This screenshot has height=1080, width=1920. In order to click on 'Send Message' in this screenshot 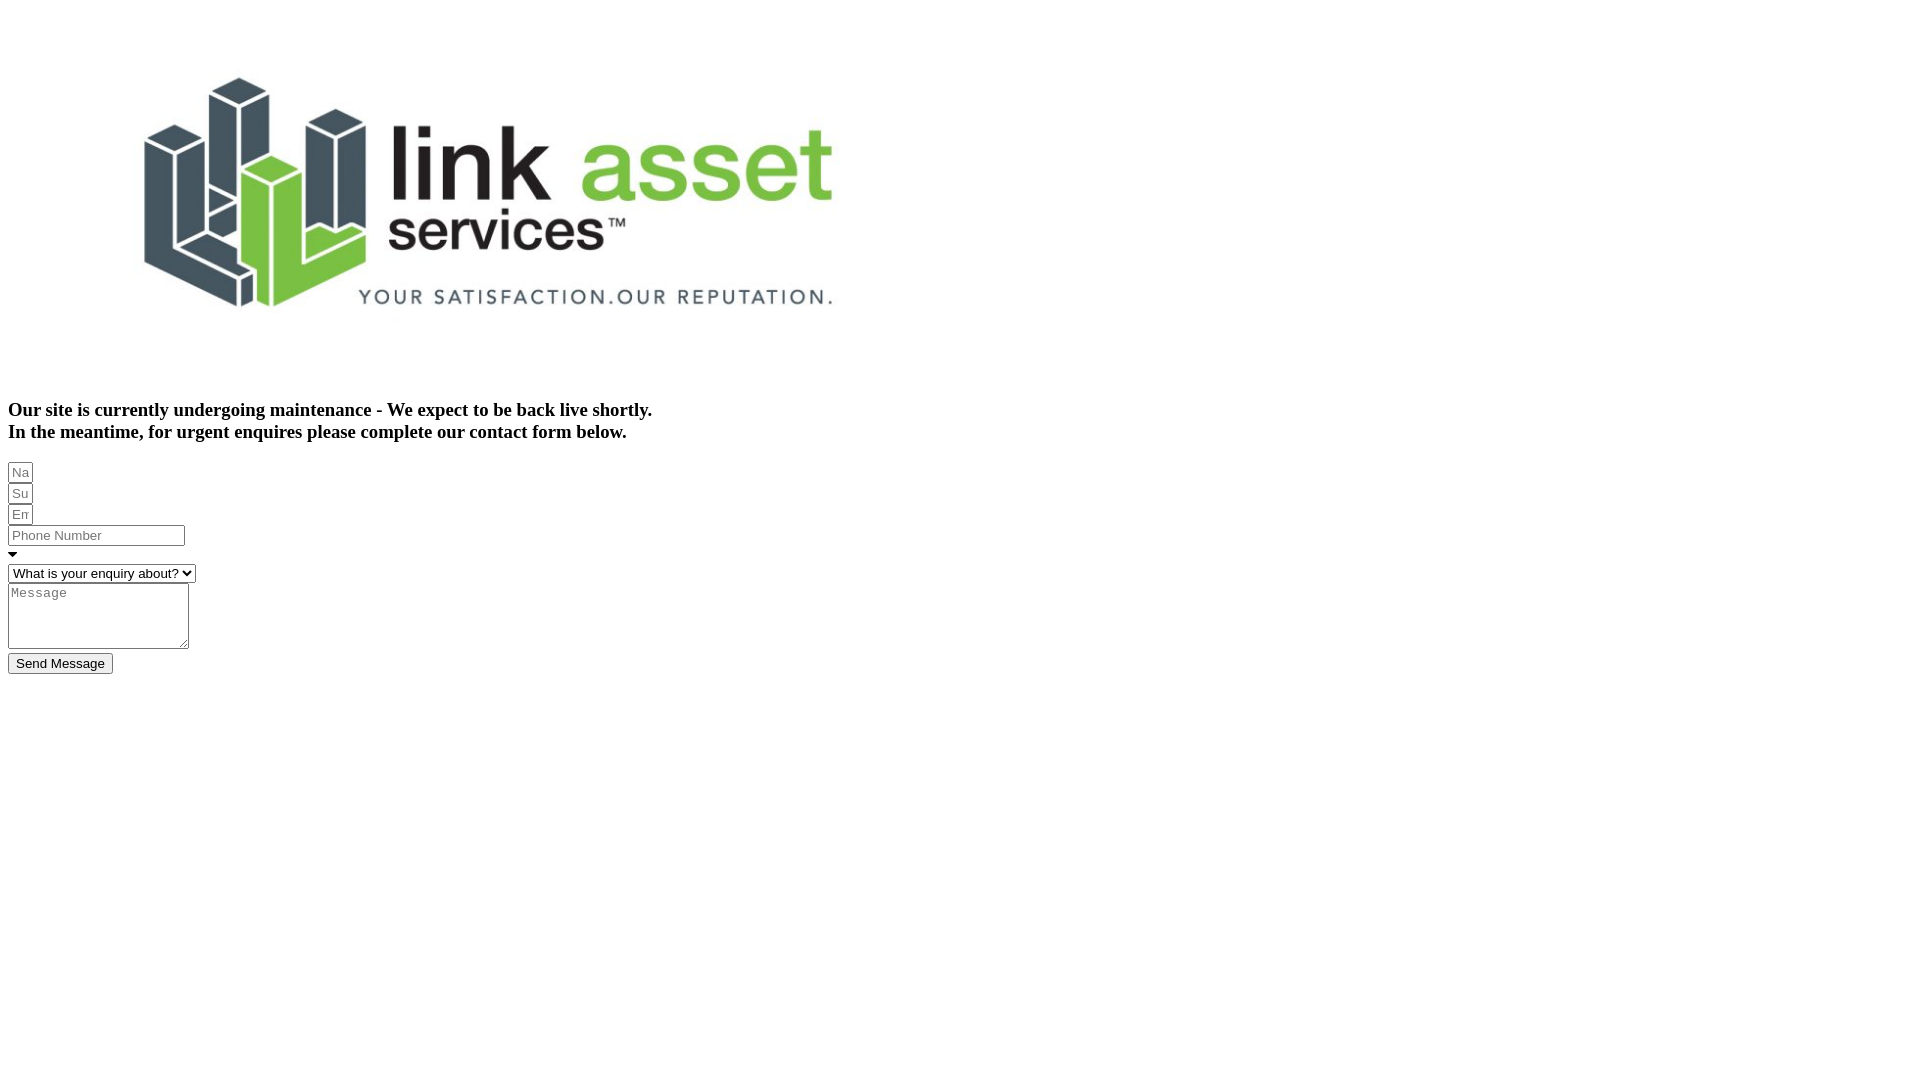, I will do `click(60, 663)`.